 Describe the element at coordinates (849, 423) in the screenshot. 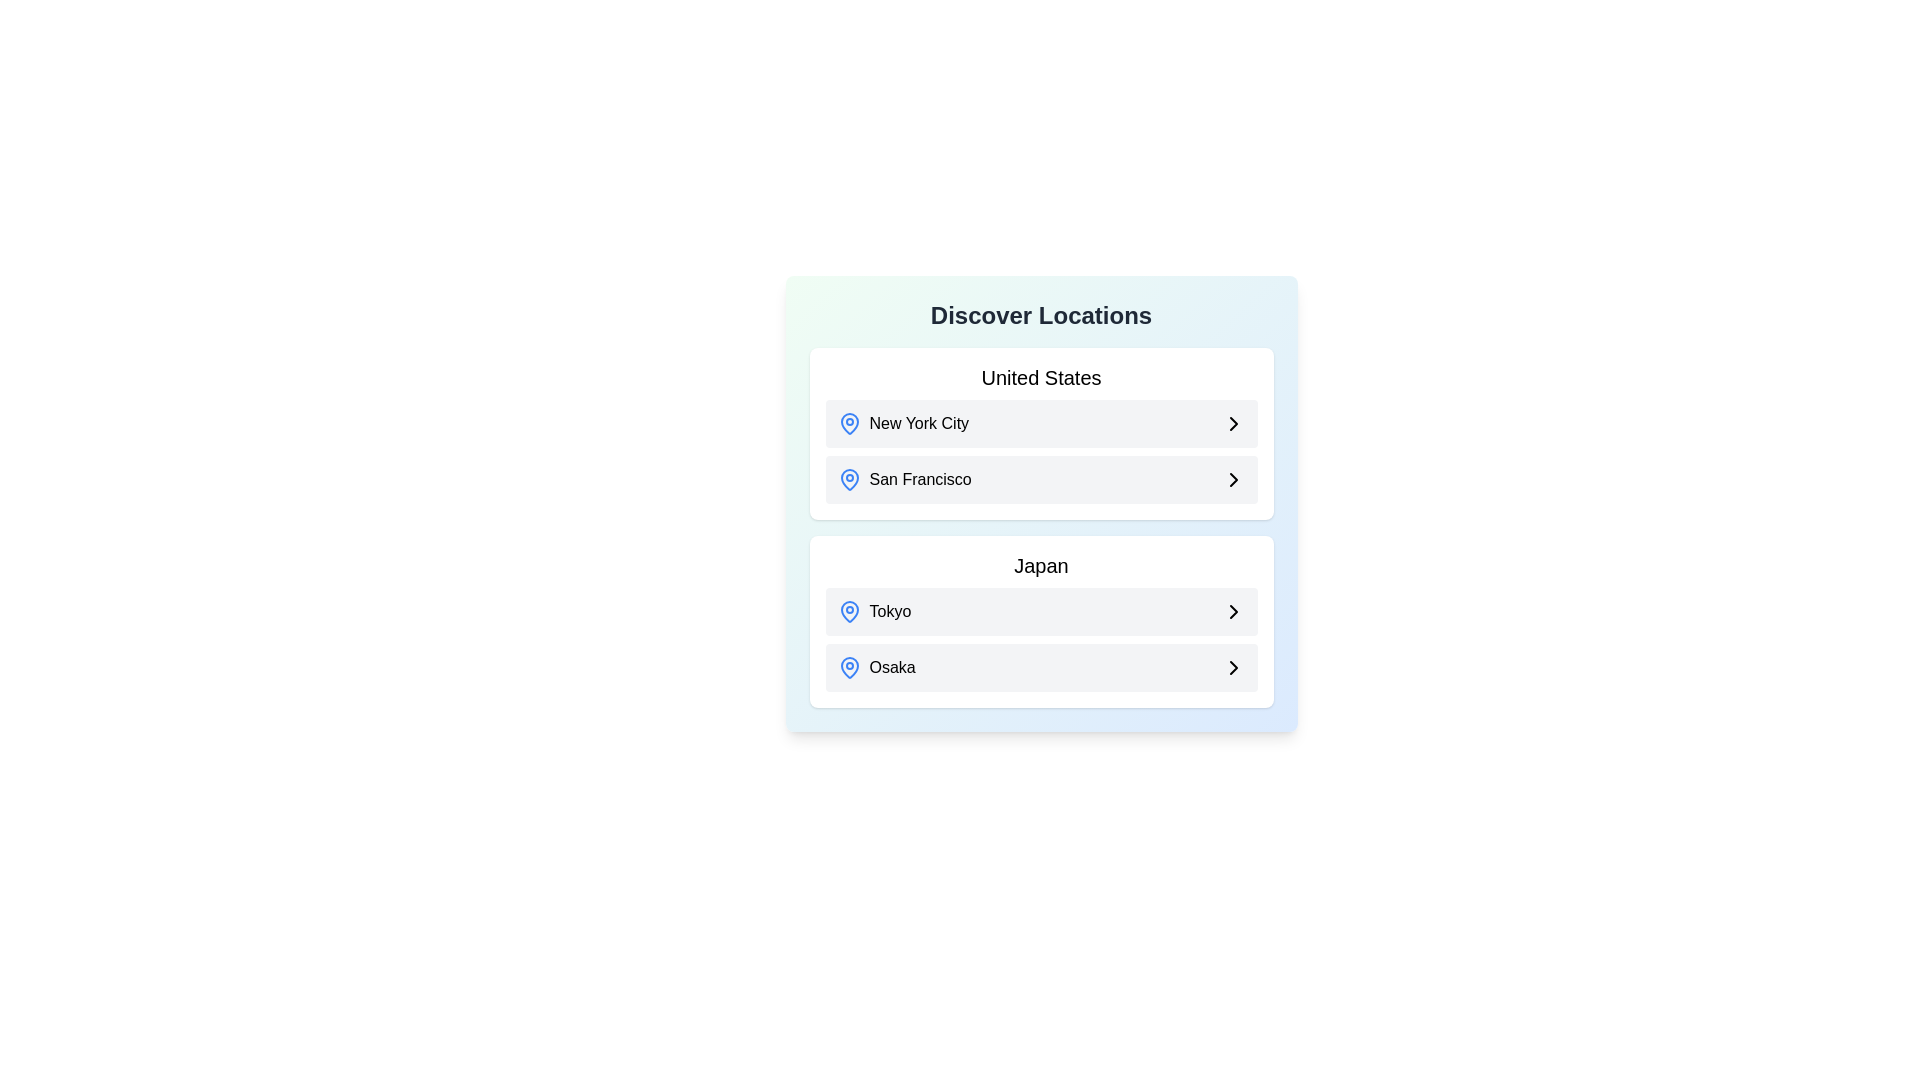

I see `the icon representing 'New York City' located before the text label within the list of locations under 'United States'` at that location.